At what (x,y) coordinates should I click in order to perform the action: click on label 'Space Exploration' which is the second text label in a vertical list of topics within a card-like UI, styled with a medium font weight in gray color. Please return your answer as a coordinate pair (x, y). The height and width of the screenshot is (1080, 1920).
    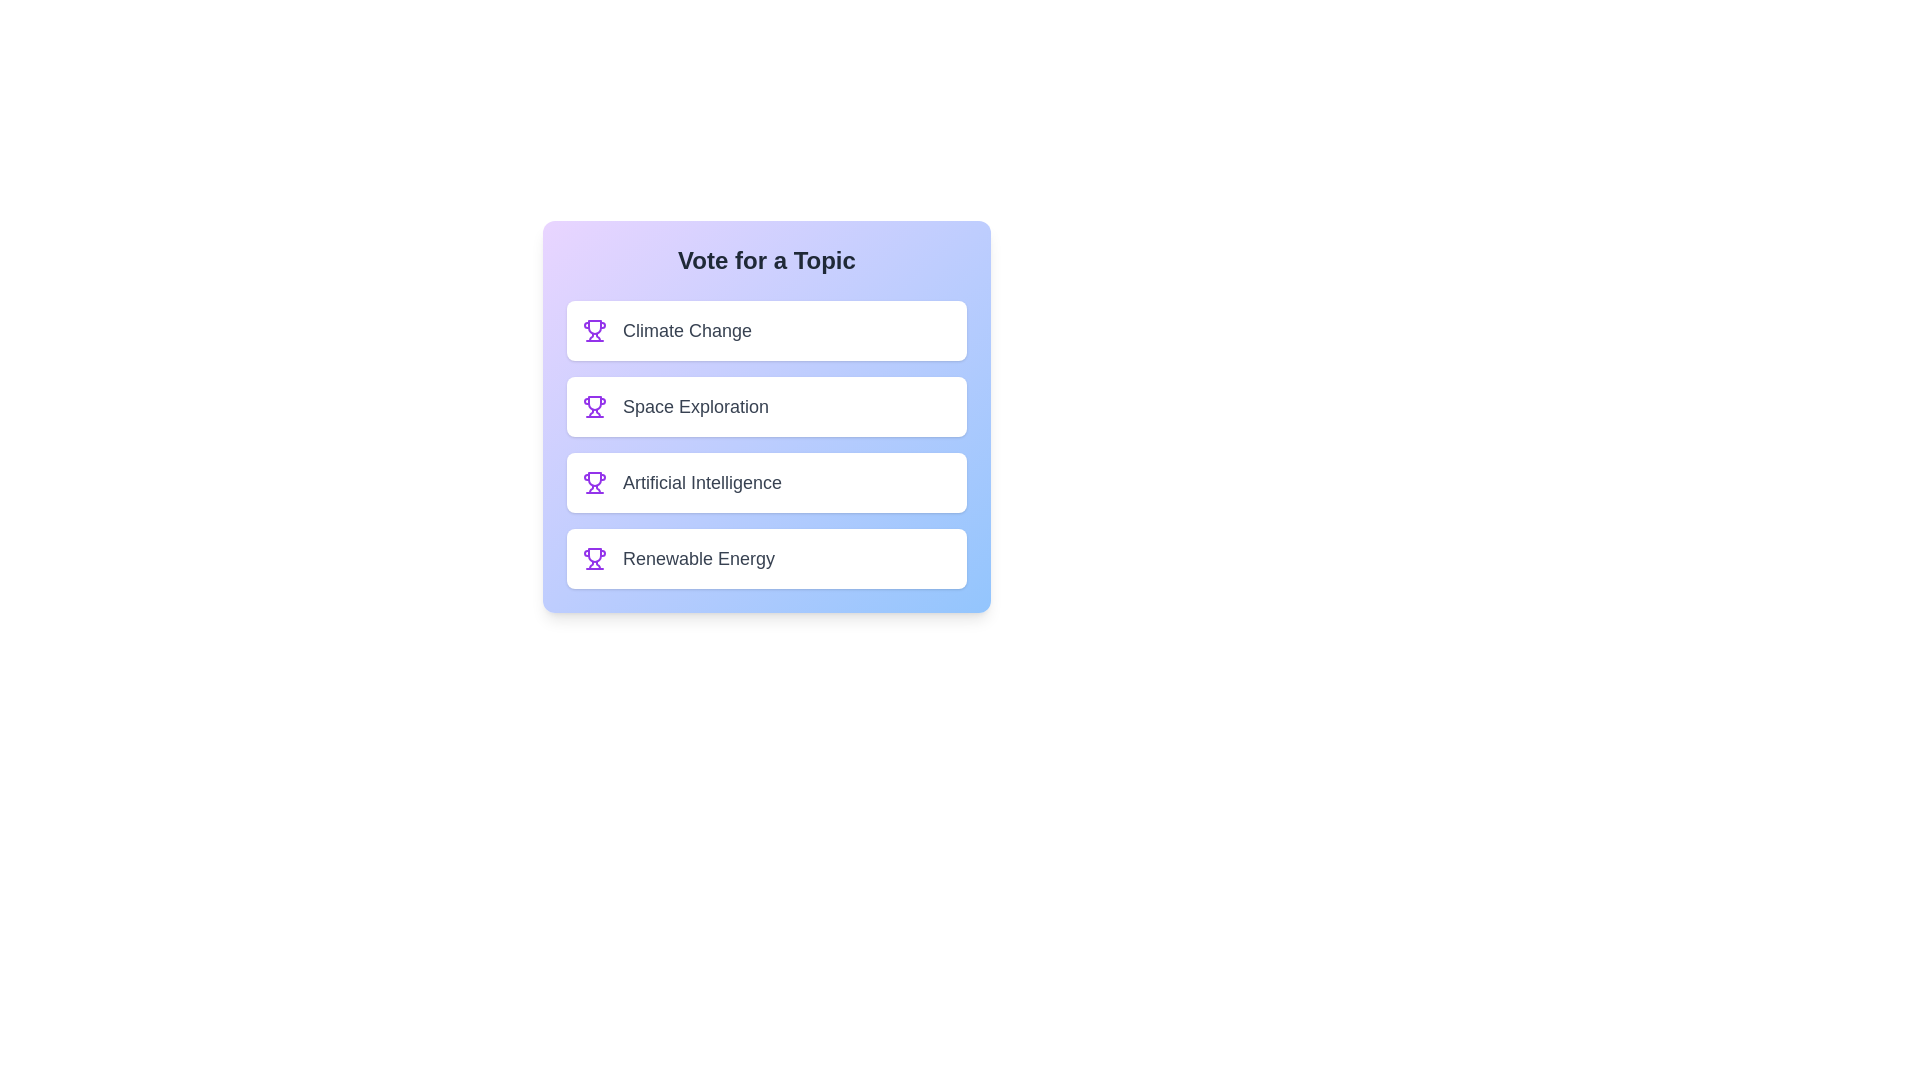
    Looking at the image, I should click on (696, 406).